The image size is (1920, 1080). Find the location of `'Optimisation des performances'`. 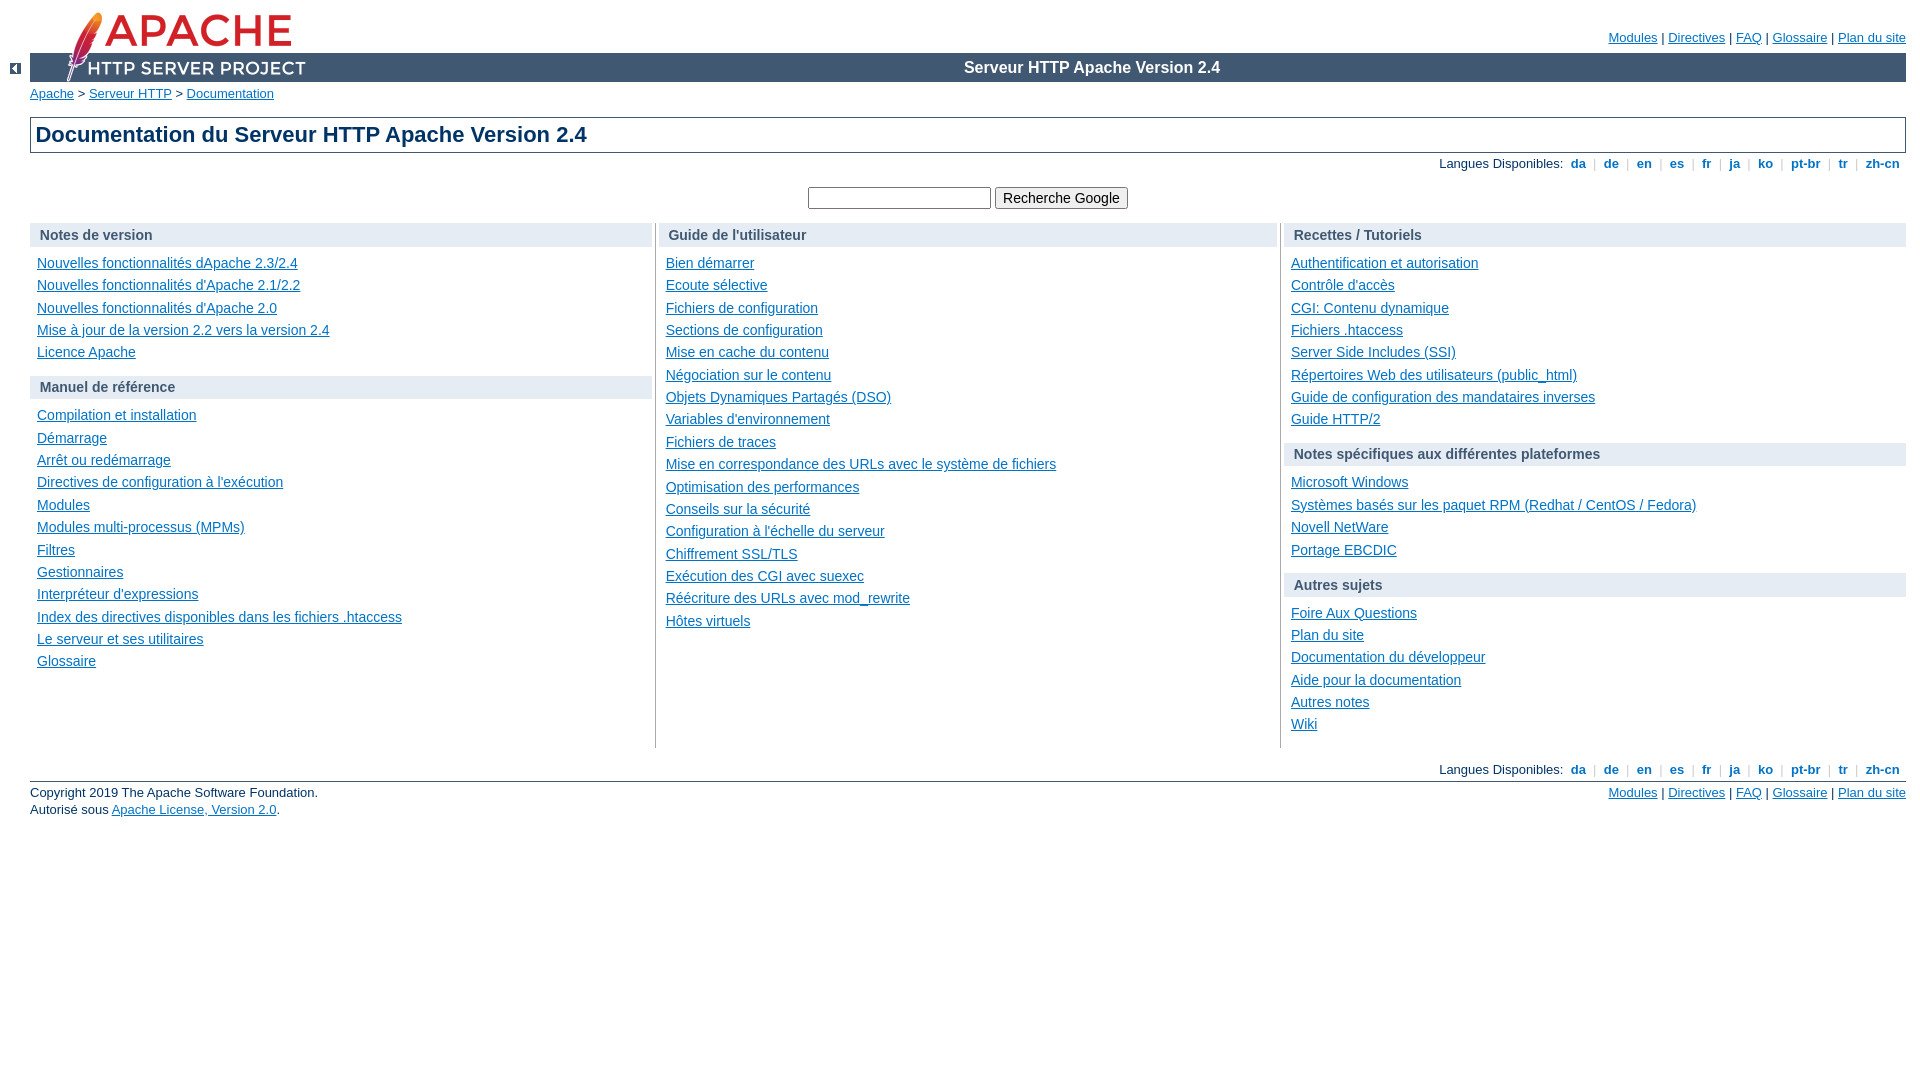

'Optimisation des performances' is located at coordinates (762, 486).